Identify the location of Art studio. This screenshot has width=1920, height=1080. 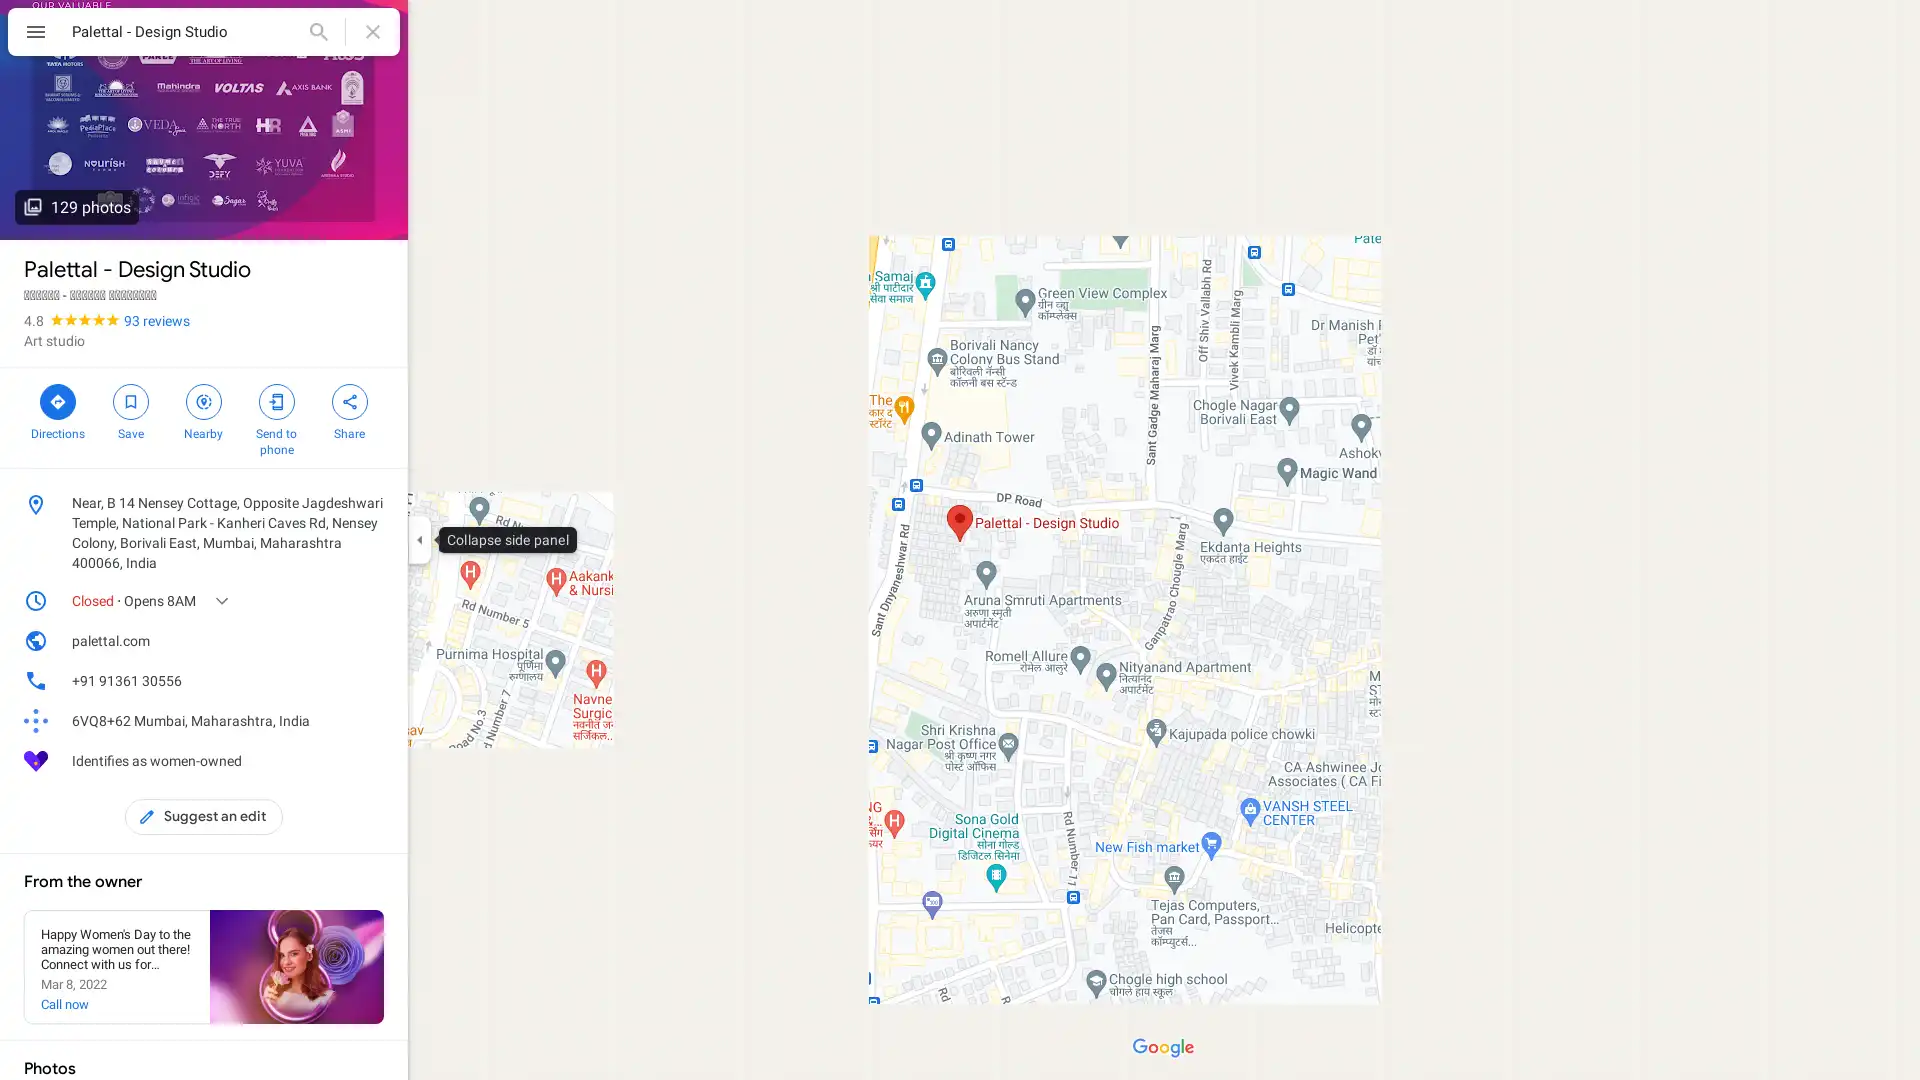
(54, 339).